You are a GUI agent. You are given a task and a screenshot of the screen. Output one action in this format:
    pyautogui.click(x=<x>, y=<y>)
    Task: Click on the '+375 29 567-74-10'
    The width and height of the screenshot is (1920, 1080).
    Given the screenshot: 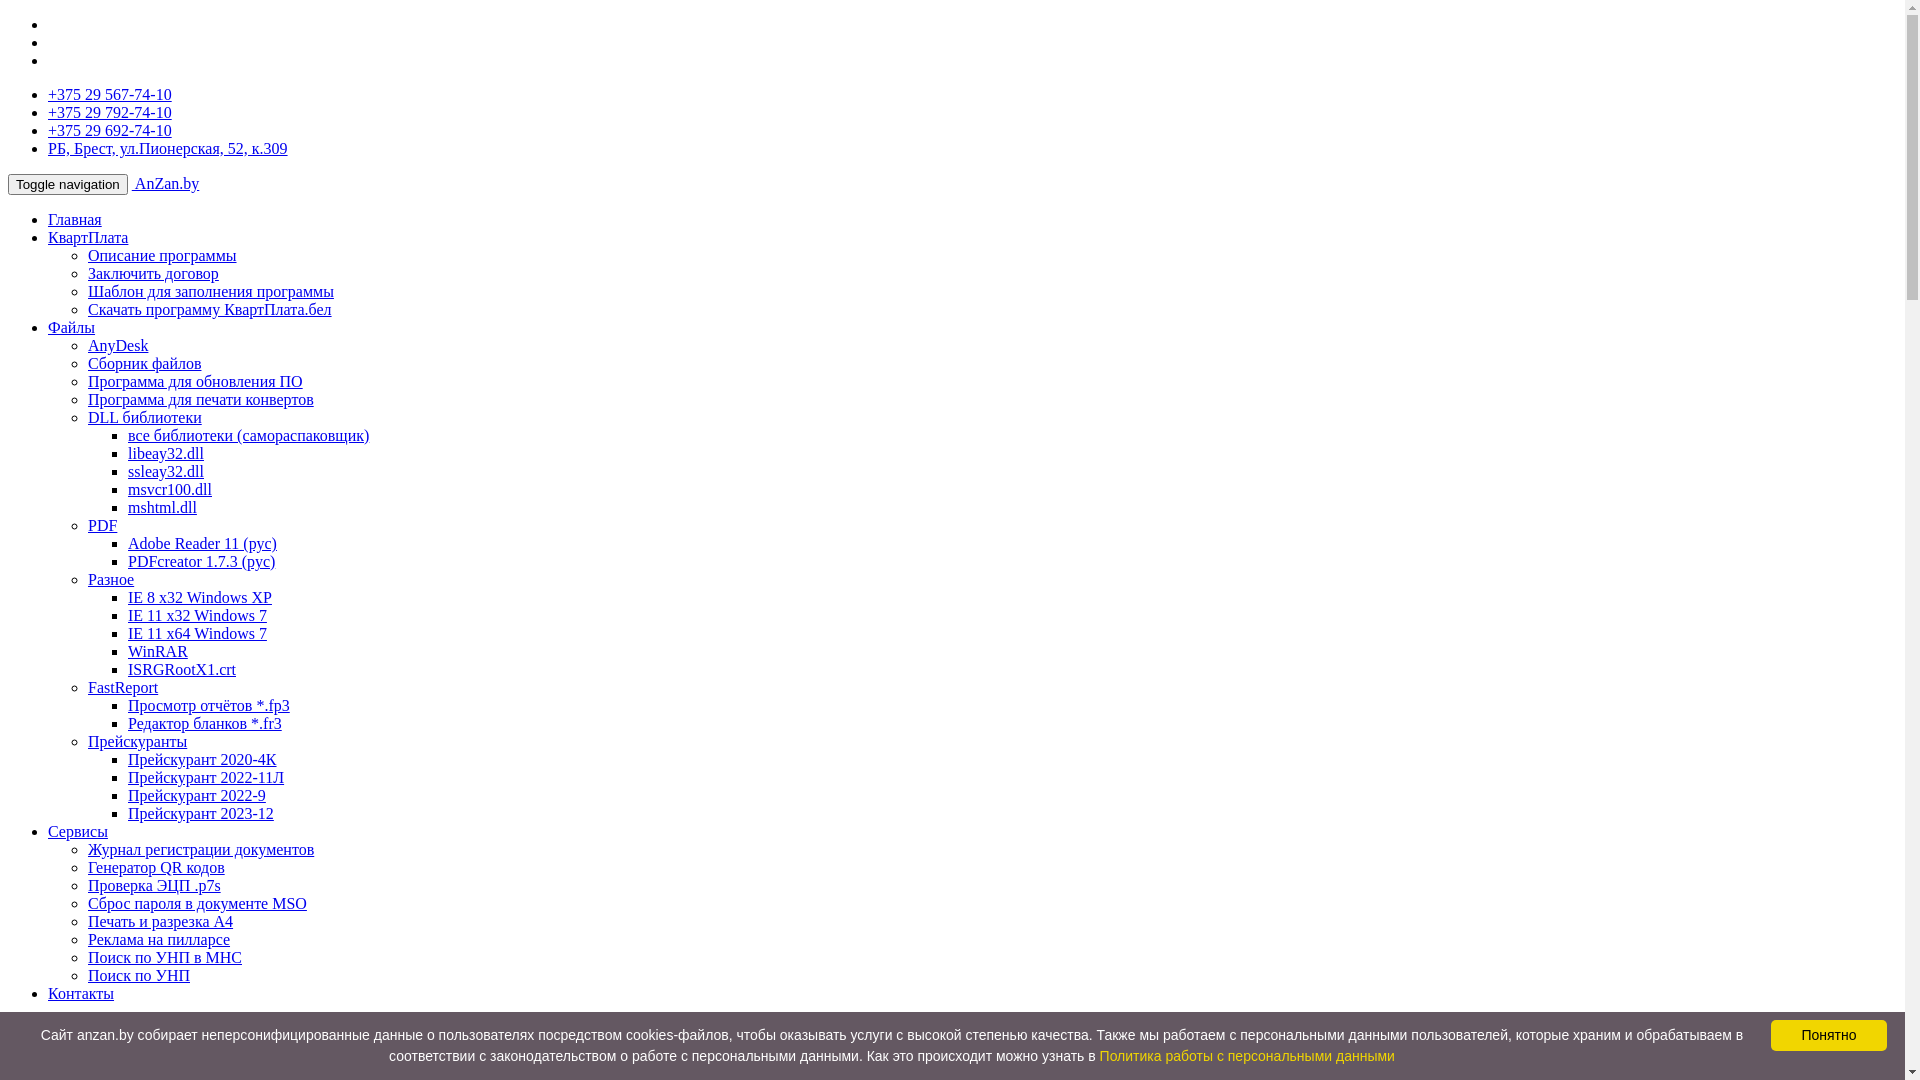 What is the action you would take?
    pyautogui.click(x=109, y=94)
    